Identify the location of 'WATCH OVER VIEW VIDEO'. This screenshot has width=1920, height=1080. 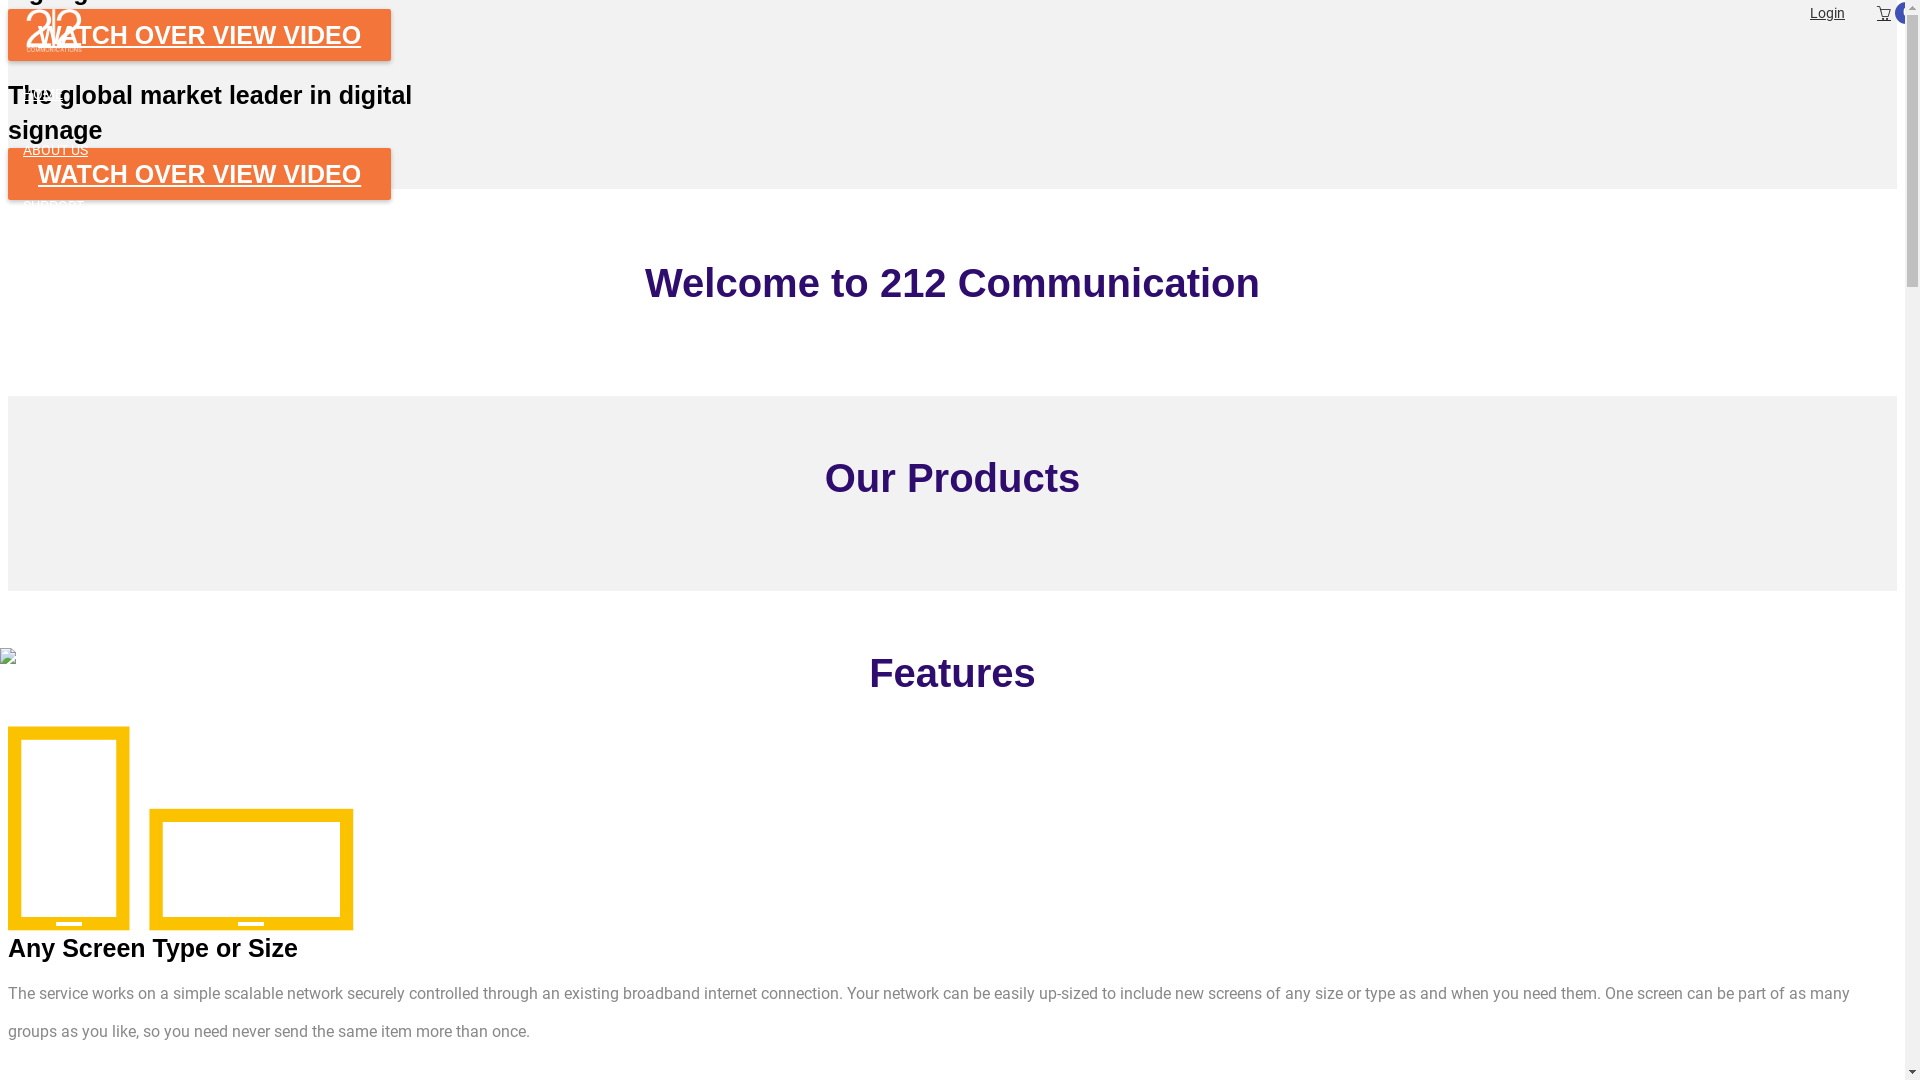
(199, 172).